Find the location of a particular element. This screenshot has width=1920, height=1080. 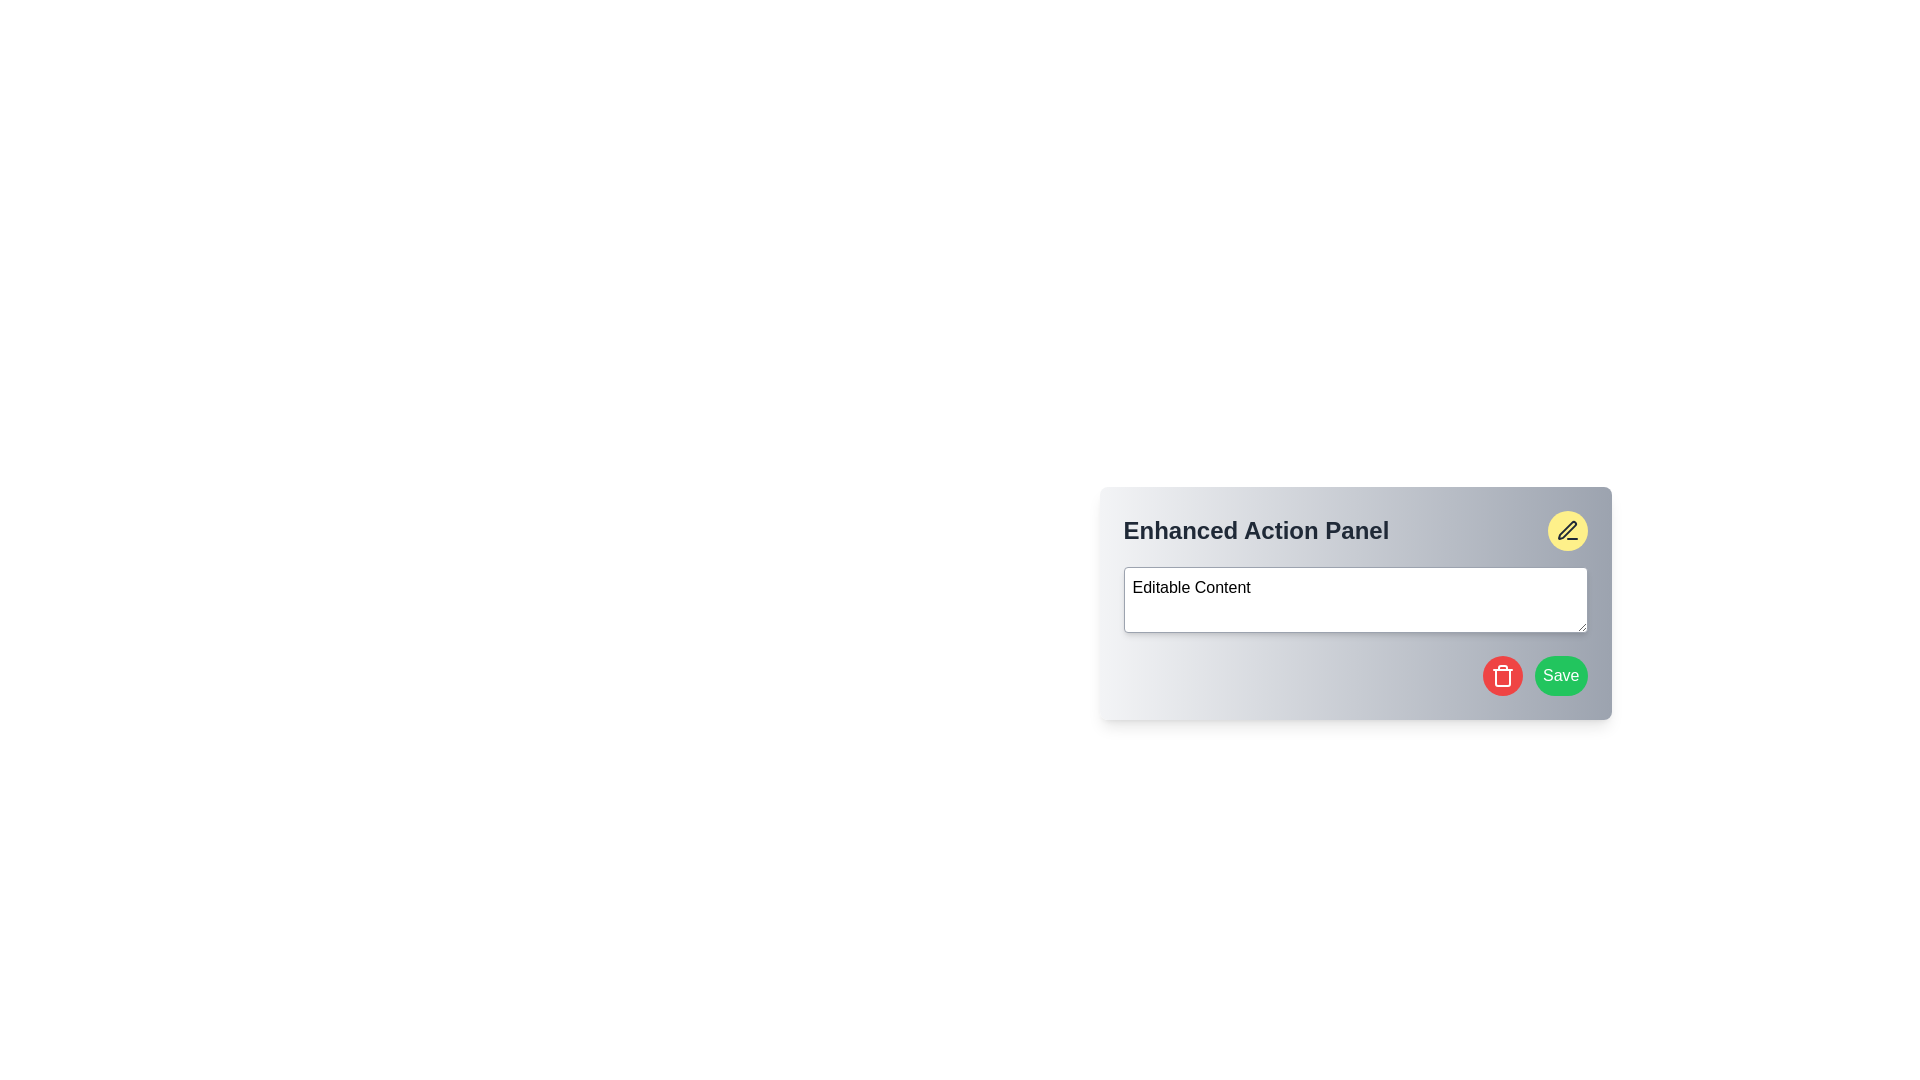

the trash icon, which is a red circular button located at the bottom-right corner of the Enhanced Action Panel, to initiate a delete action is located at coordinates (1502, 675).